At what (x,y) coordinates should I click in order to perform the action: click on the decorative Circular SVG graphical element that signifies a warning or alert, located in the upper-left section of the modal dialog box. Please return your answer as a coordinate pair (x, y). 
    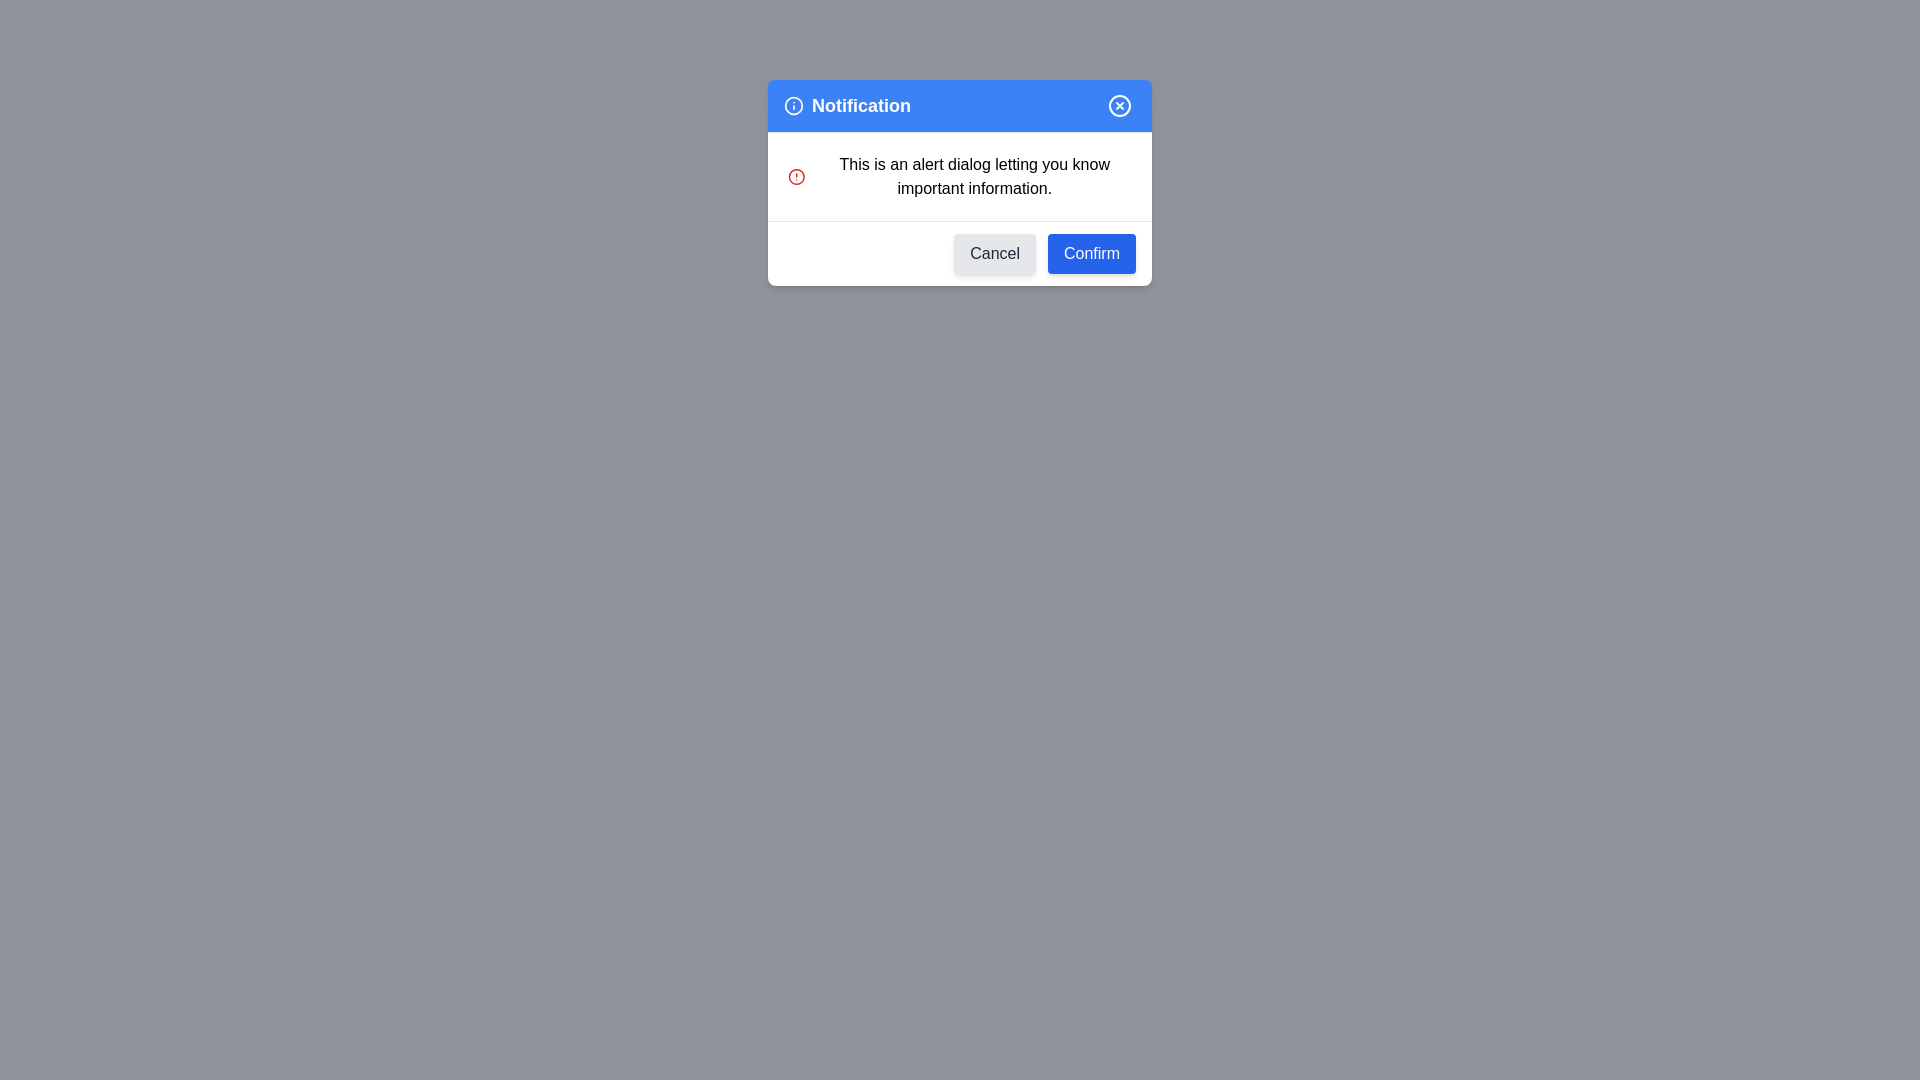
    Looking at the image, I should click on (795, 176).